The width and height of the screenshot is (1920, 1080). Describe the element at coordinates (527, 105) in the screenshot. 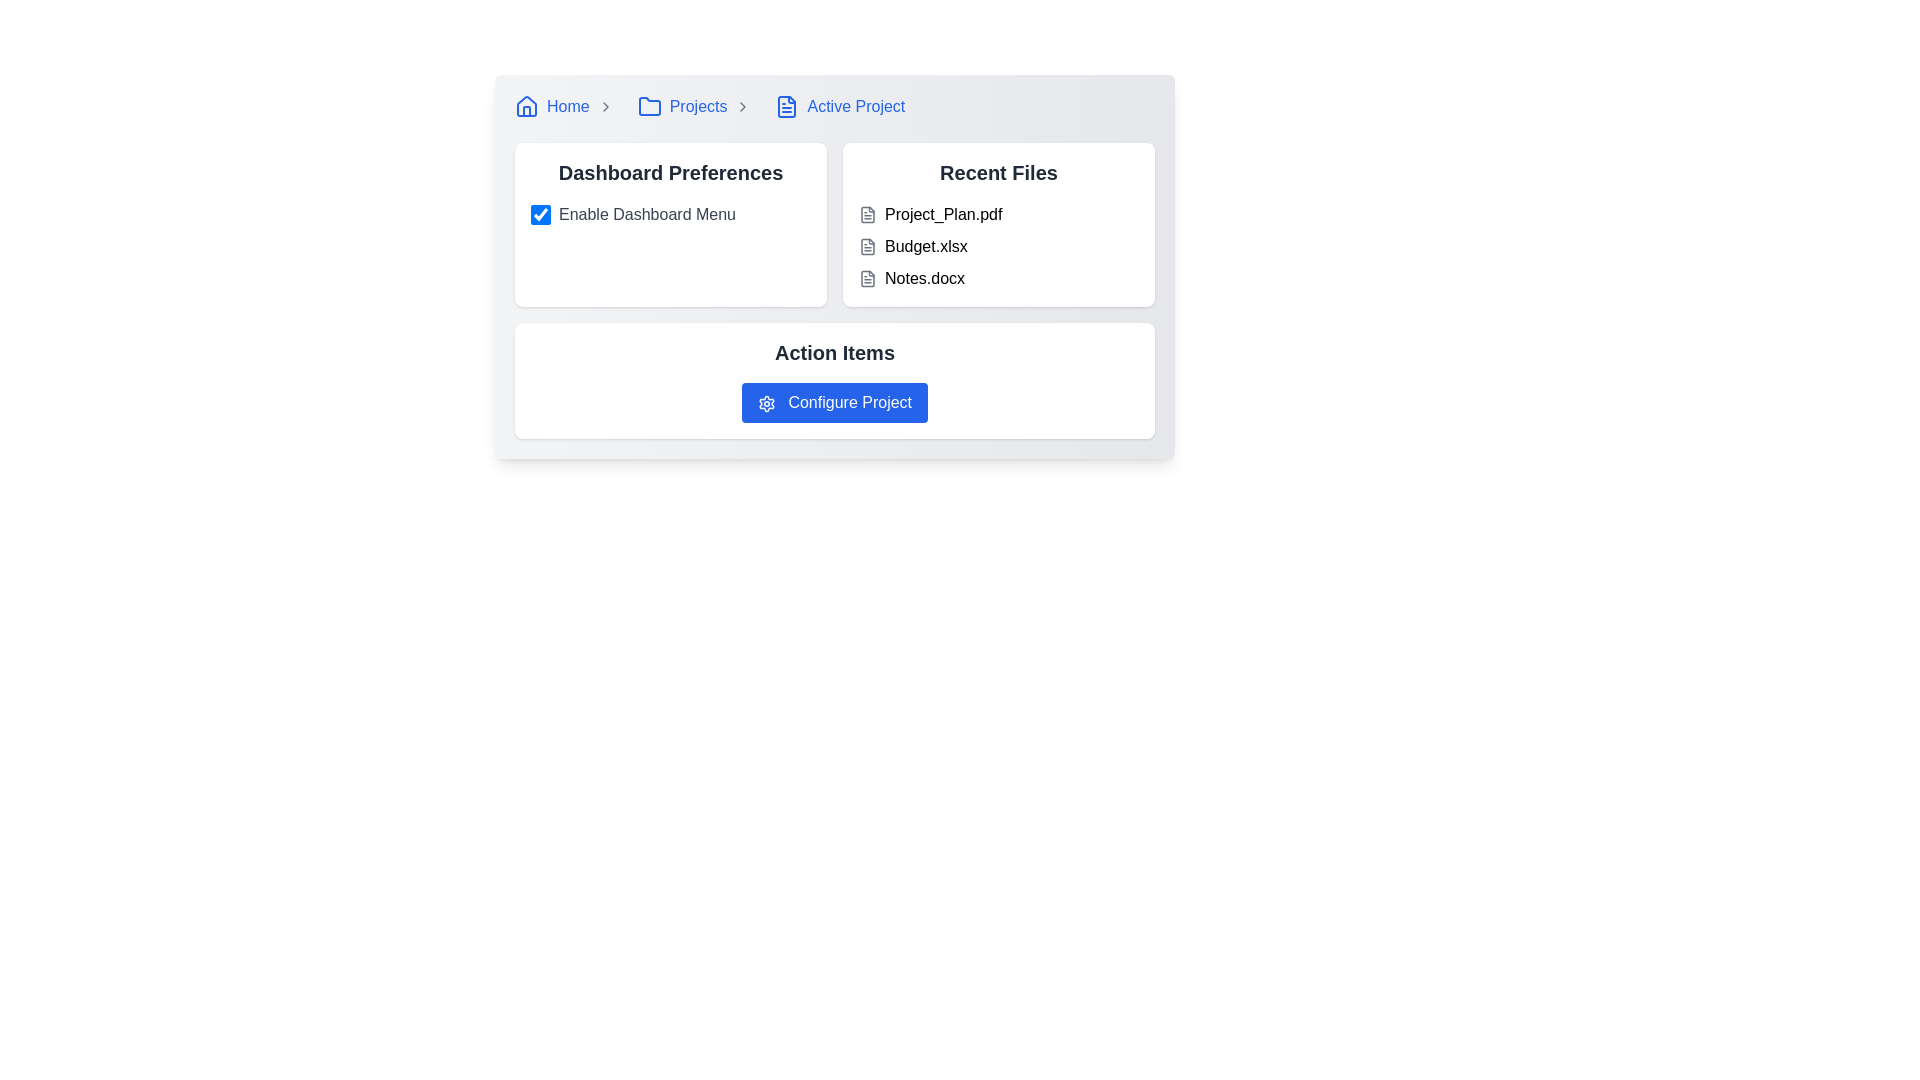

I see `the roof of the house icon in the 'Home' breadcrumb navigation, which is part of the SVG graphical representation` at that location.